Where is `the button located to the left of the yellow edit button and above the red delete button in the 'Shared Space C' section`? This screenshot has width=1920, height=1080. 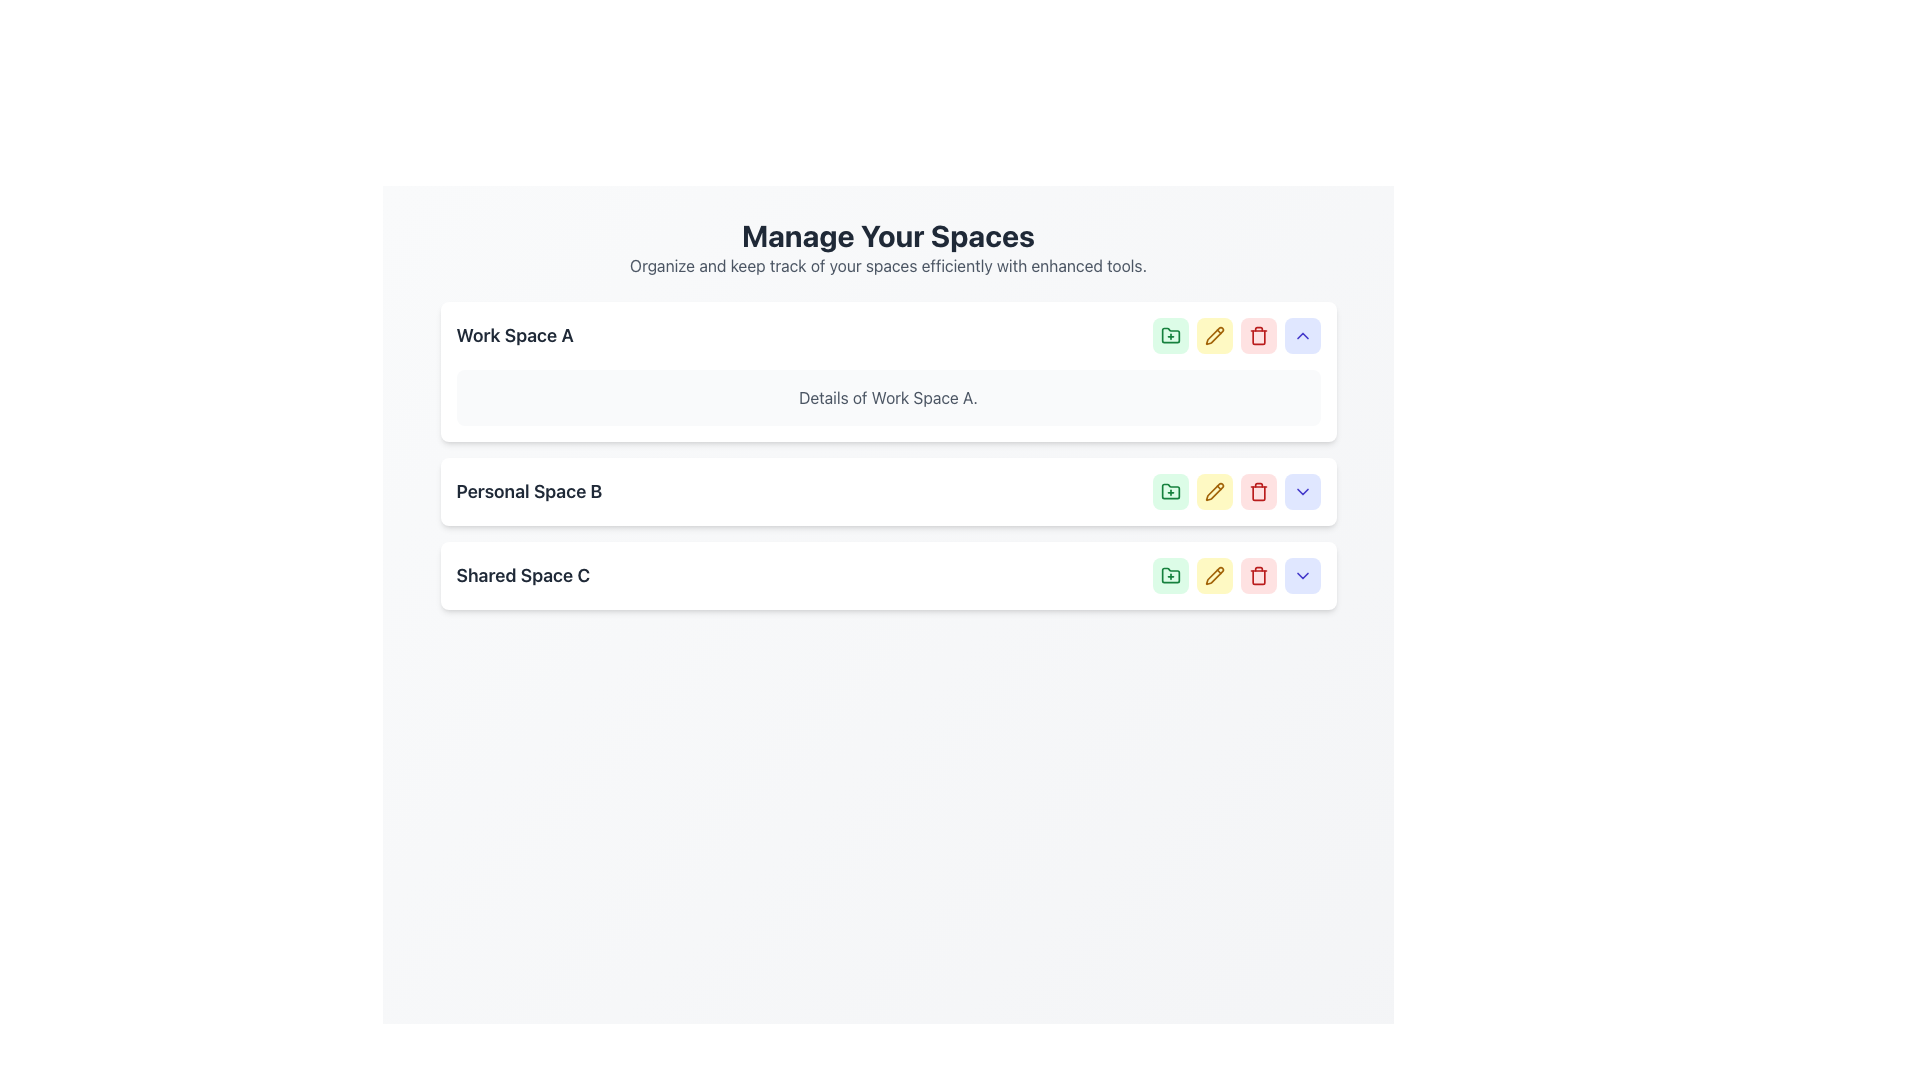 the button located to the left of the yellow edit button and above the red delete button in the 'Shared Space C' section is located at coordinates (1170, 575).